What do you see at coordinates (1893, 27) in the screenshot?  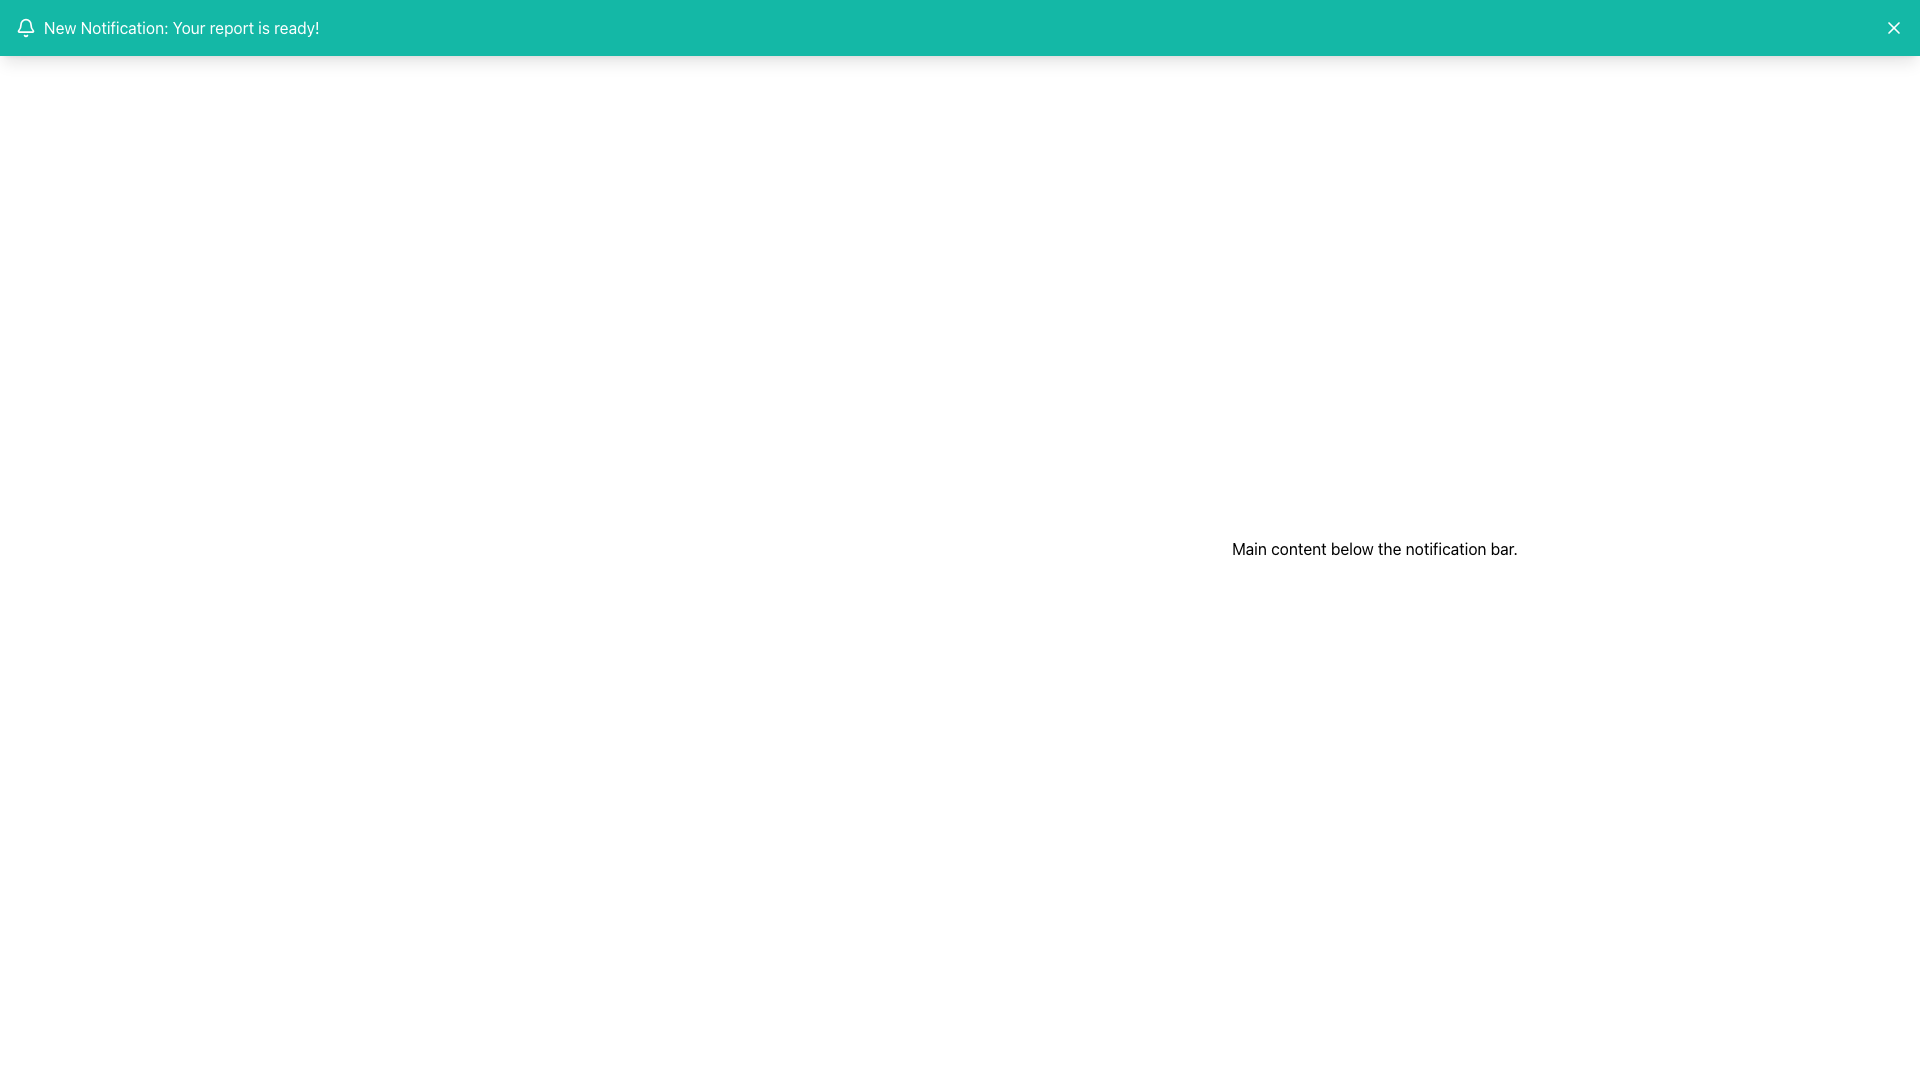 I see `the close button represented by an 'X' icon located at the far right corner of the teal notification bar` at bounding box center [1893, 27].